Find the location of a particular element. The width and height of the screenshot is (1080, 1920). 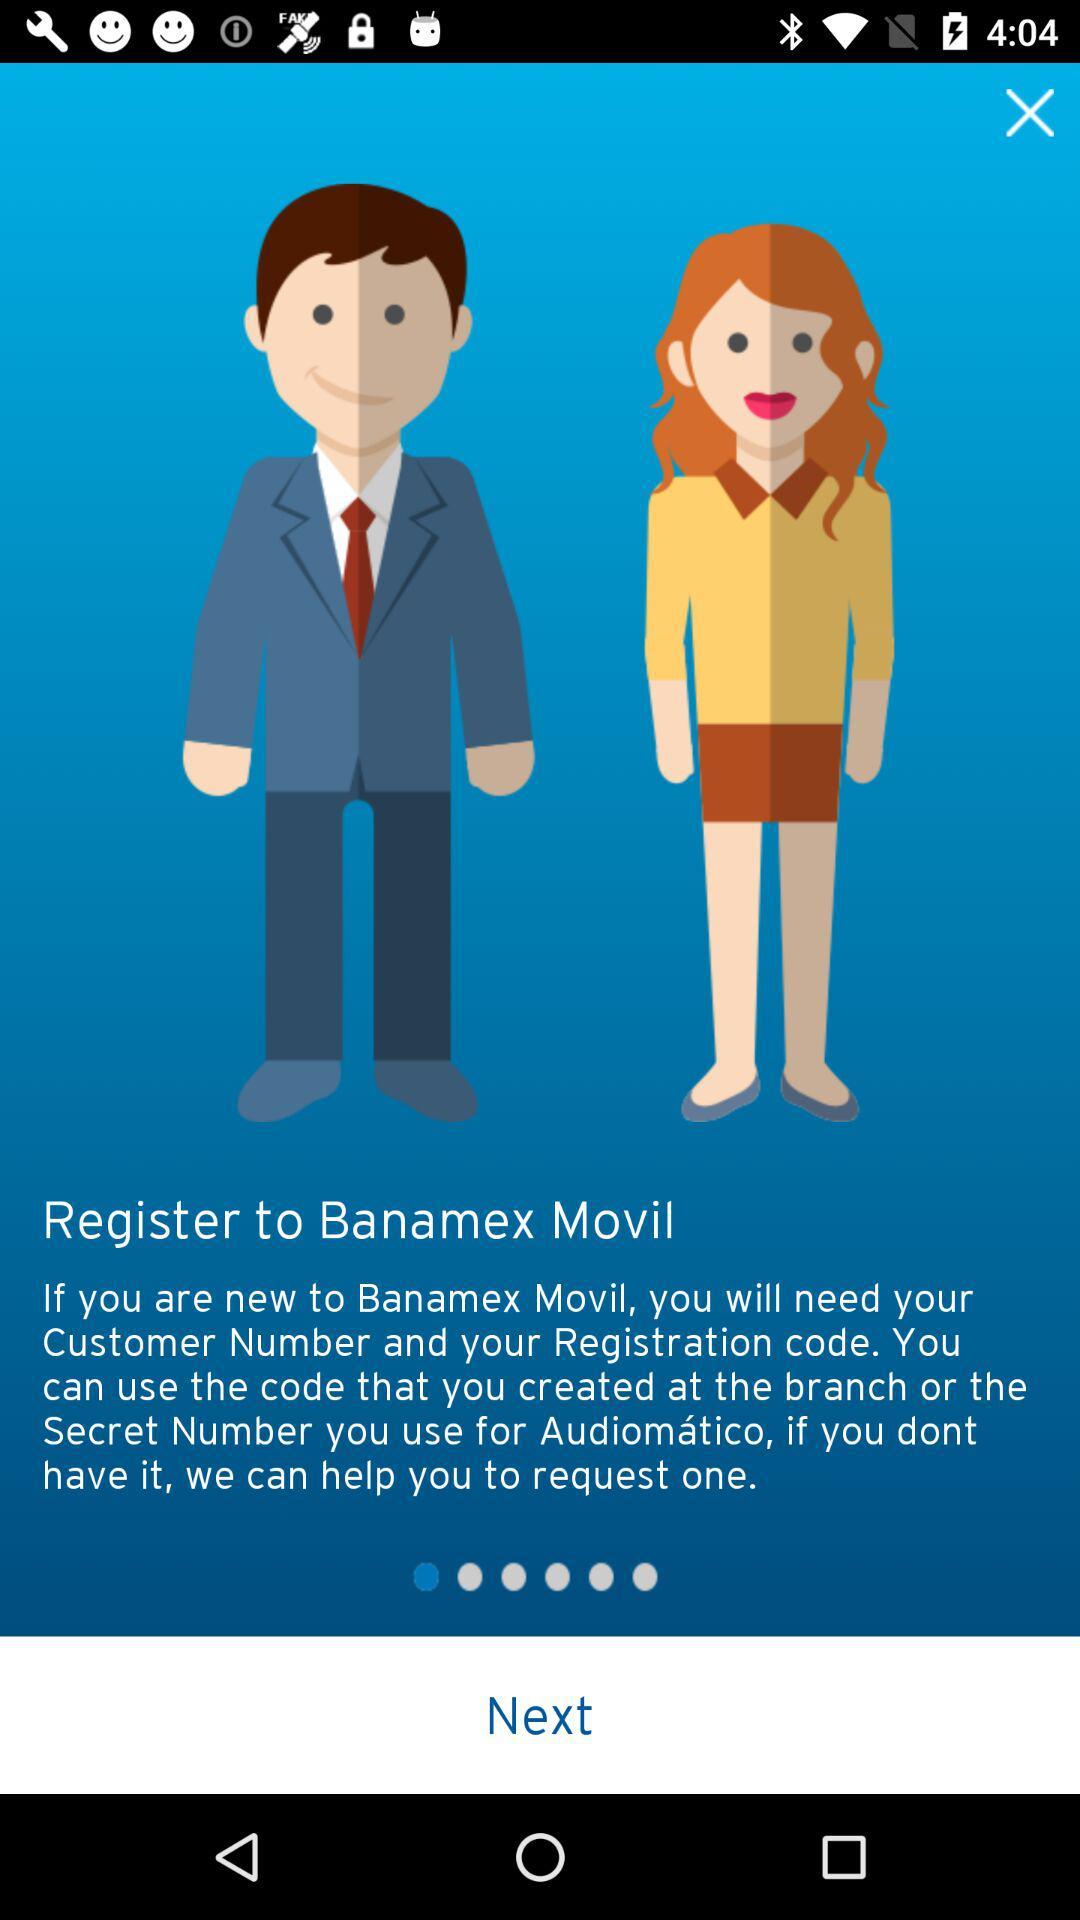

exit this page is located at coordinates (1030, 111).